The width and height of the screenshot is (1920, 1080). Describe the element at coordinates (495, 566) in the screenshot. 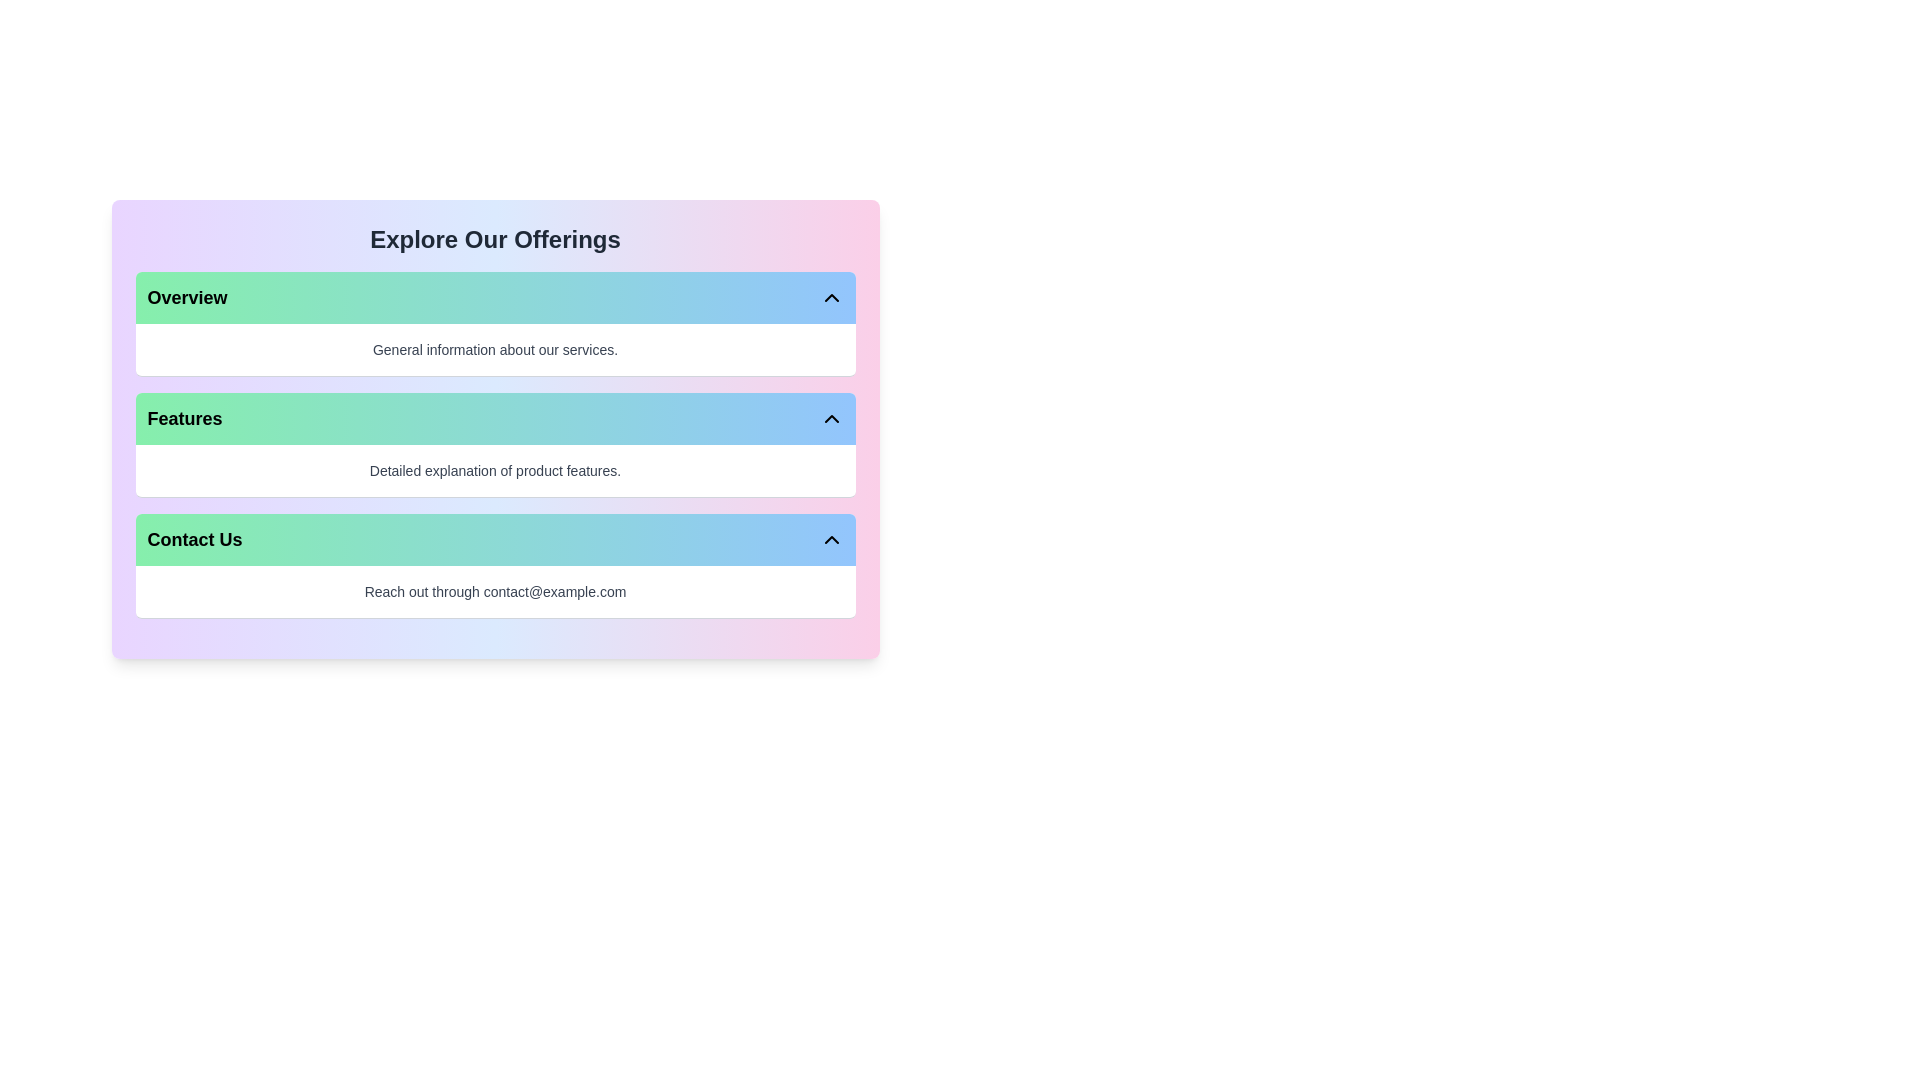

I see `the Collapsible section at the bottom of the list` at that location.